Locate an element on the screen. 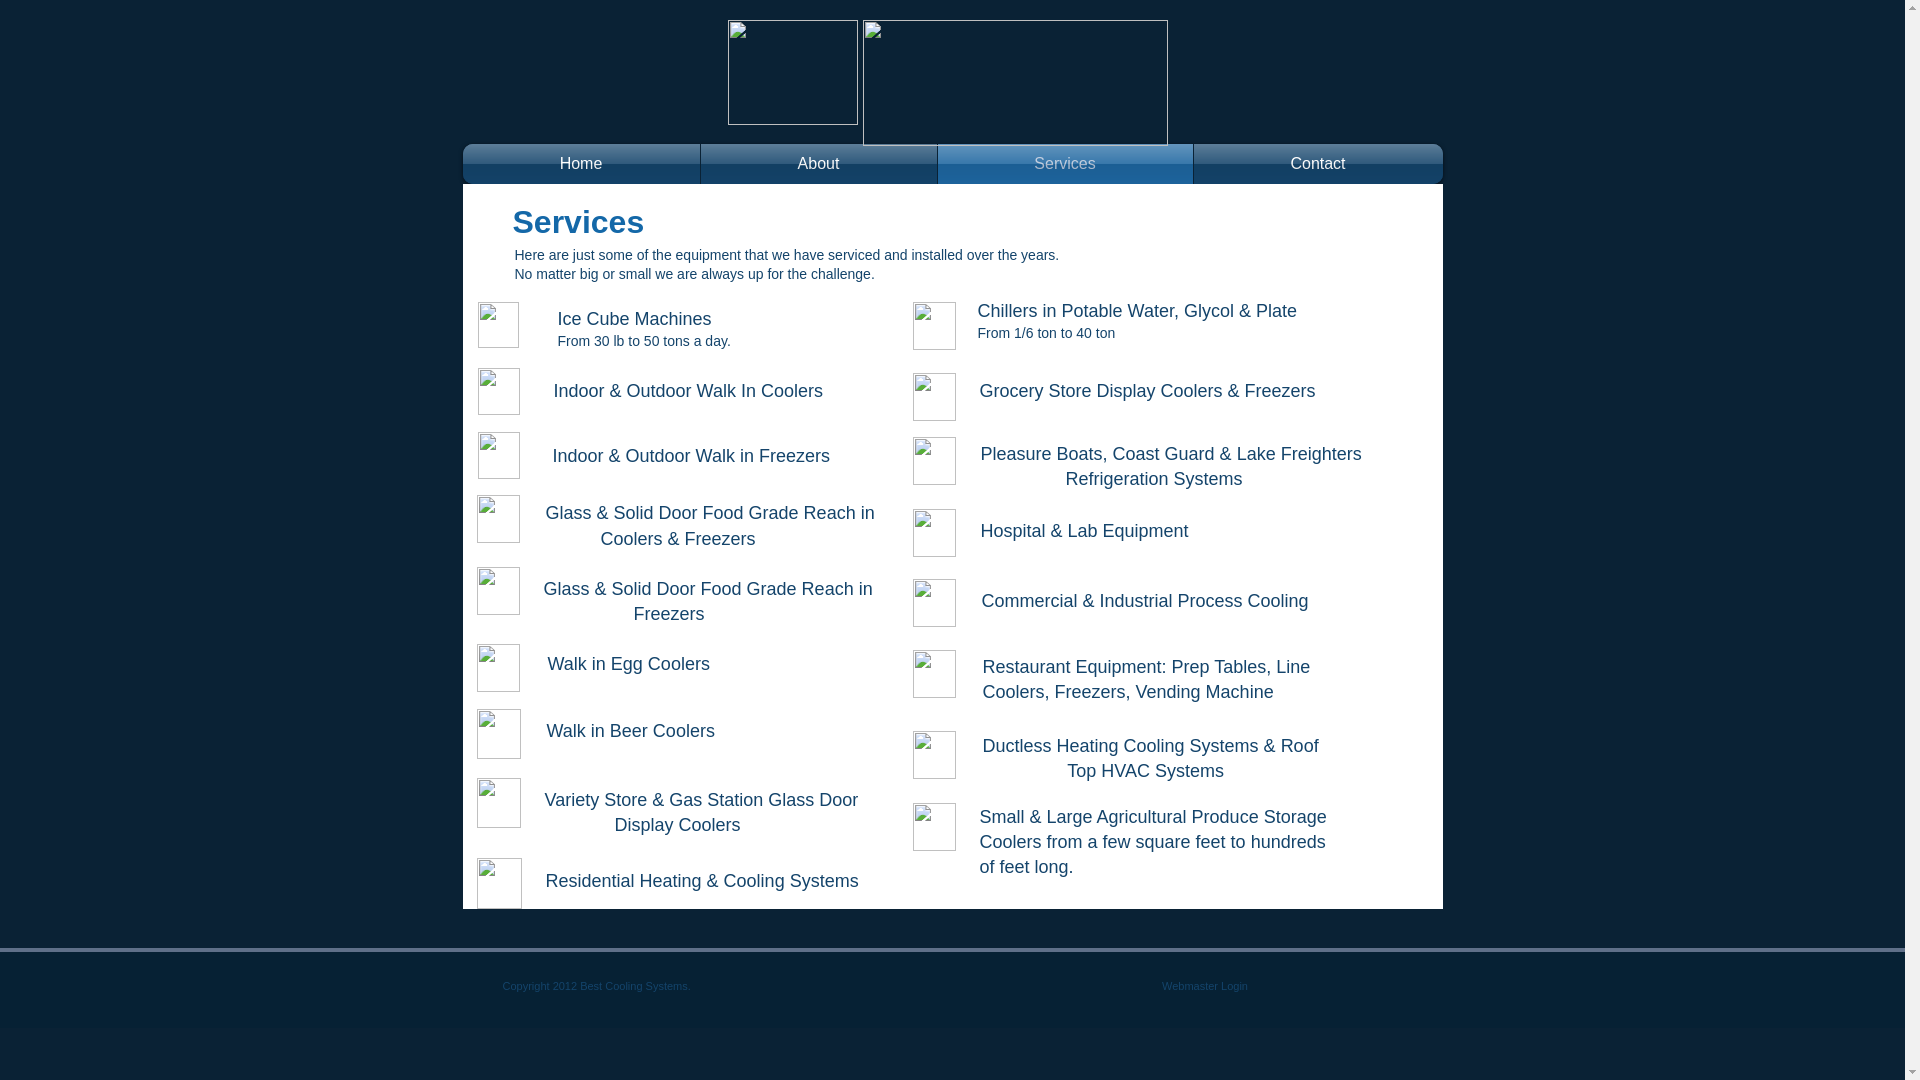 This screenshot has height=1080, width=1920. 'Contact' is located at coordinates (1194, 163).